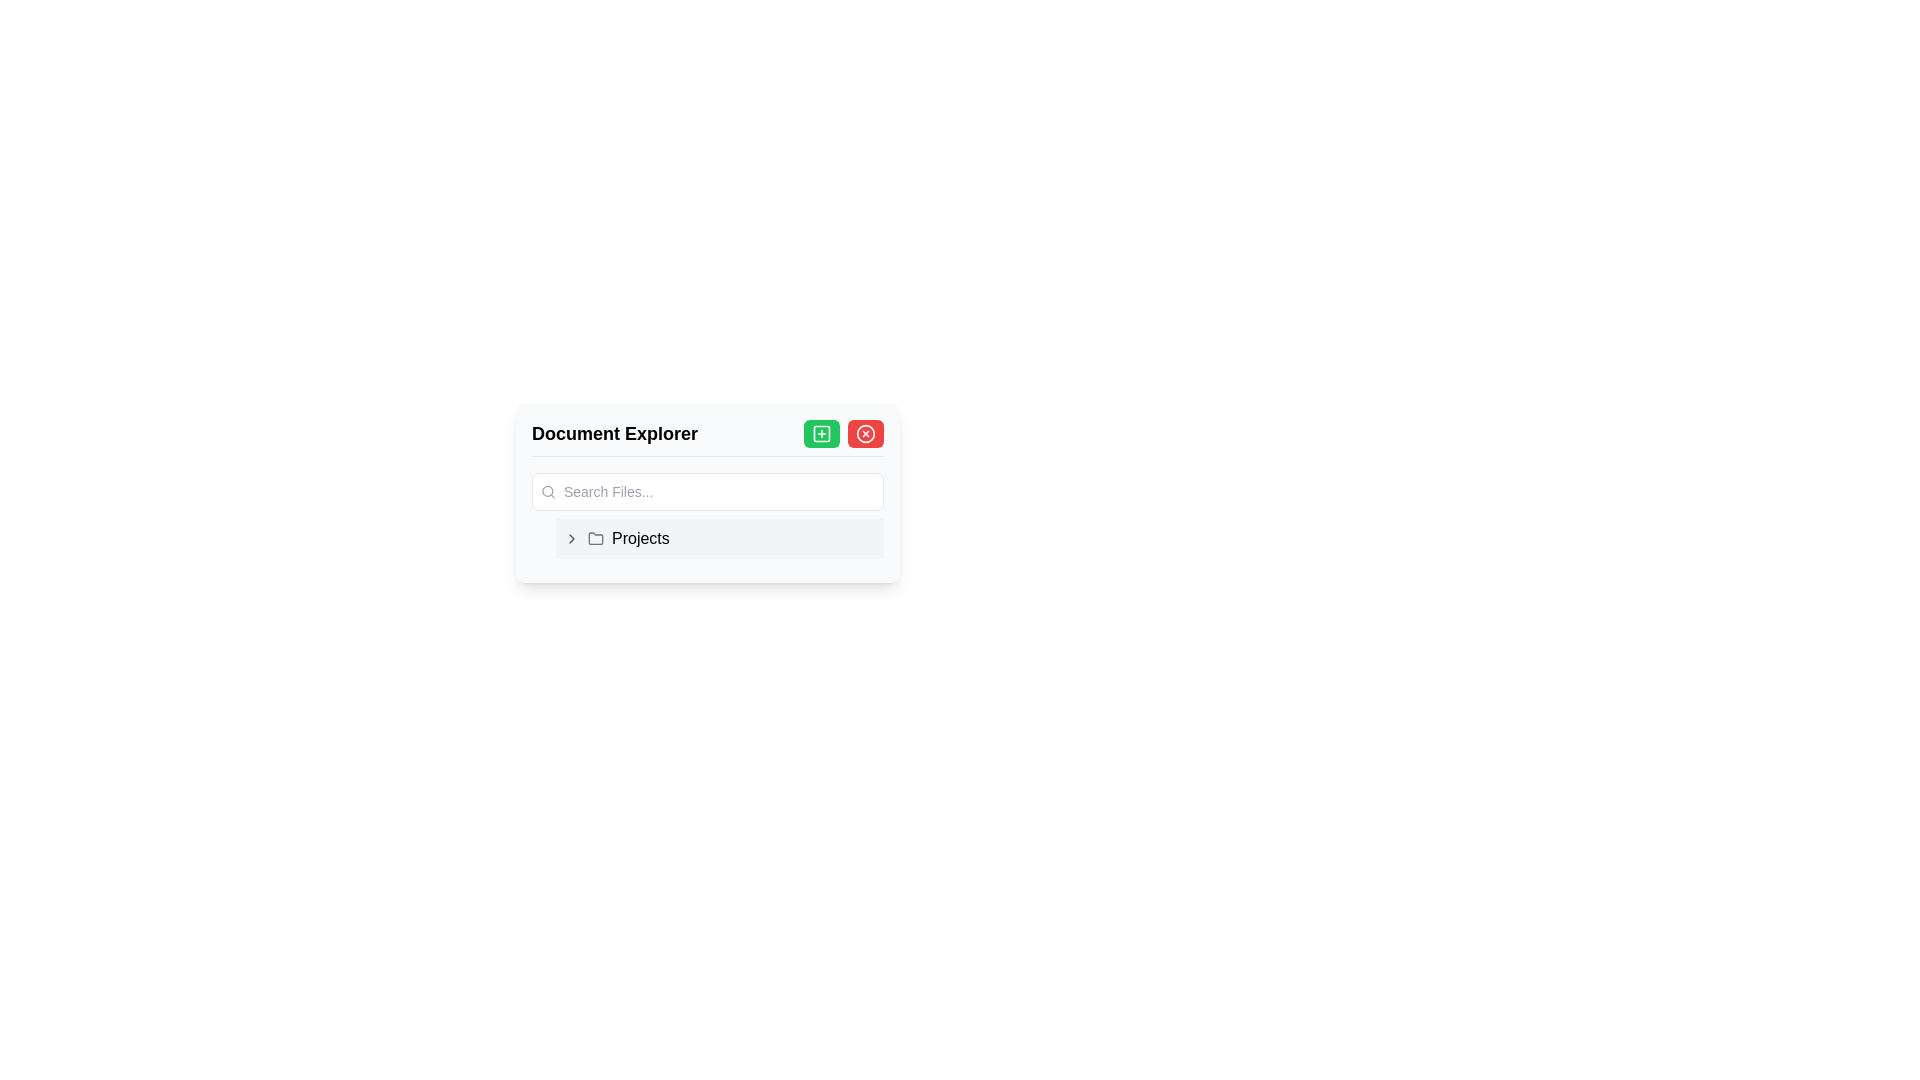 Image resolution: width=1920 pixels, height=1080 pixels. What do you see at coordinates (821, 433) in the screenshot?
I see `the icon consisting of a square outline with a plus sign centered inside it, located within the green button at the top-right corner of the 'Document Explorer' panel` at bounding box center [821, 433].